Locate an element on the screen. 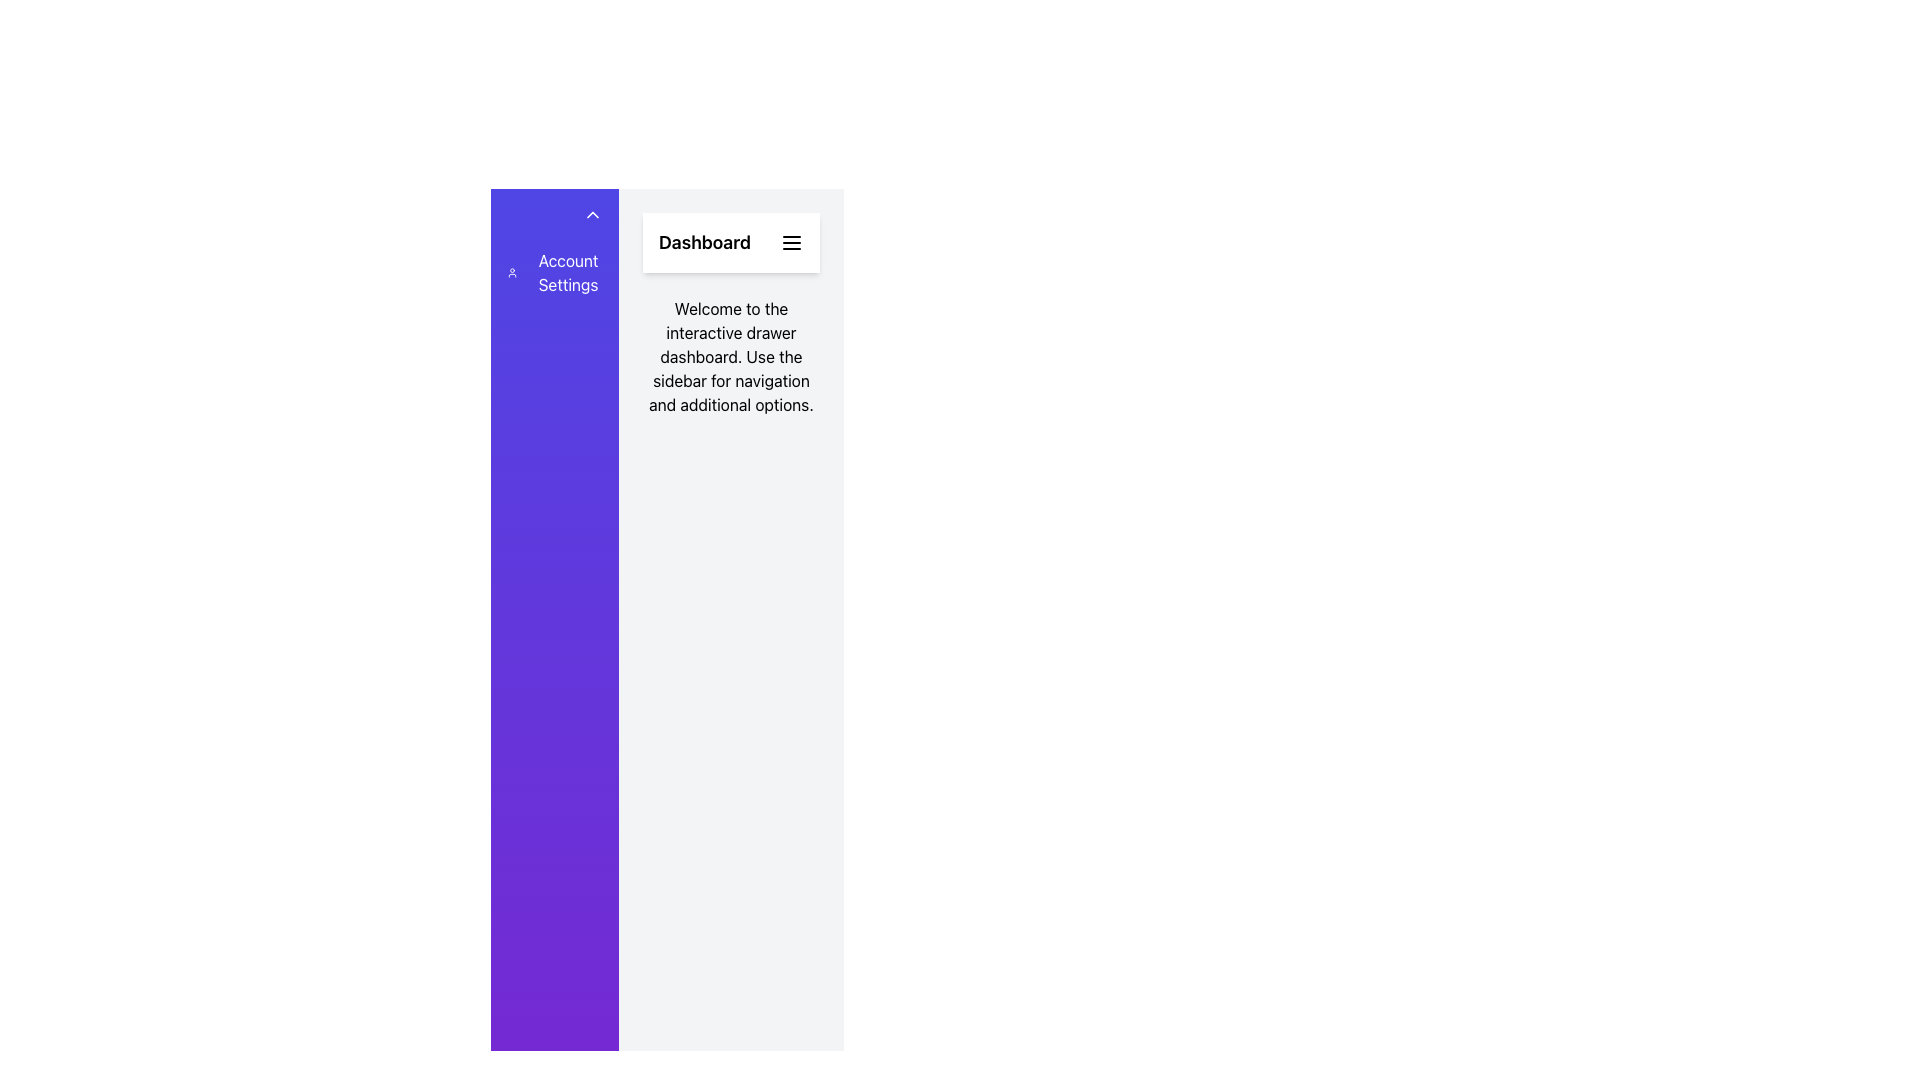 This screenshot has height=1080, width=1920. the chevron icon styled as an upward pointing arrow located at the top-right corner of the vertical purple gradient sidebar, which is labeled 'Account Settings' is located at coordinates (591, 215).